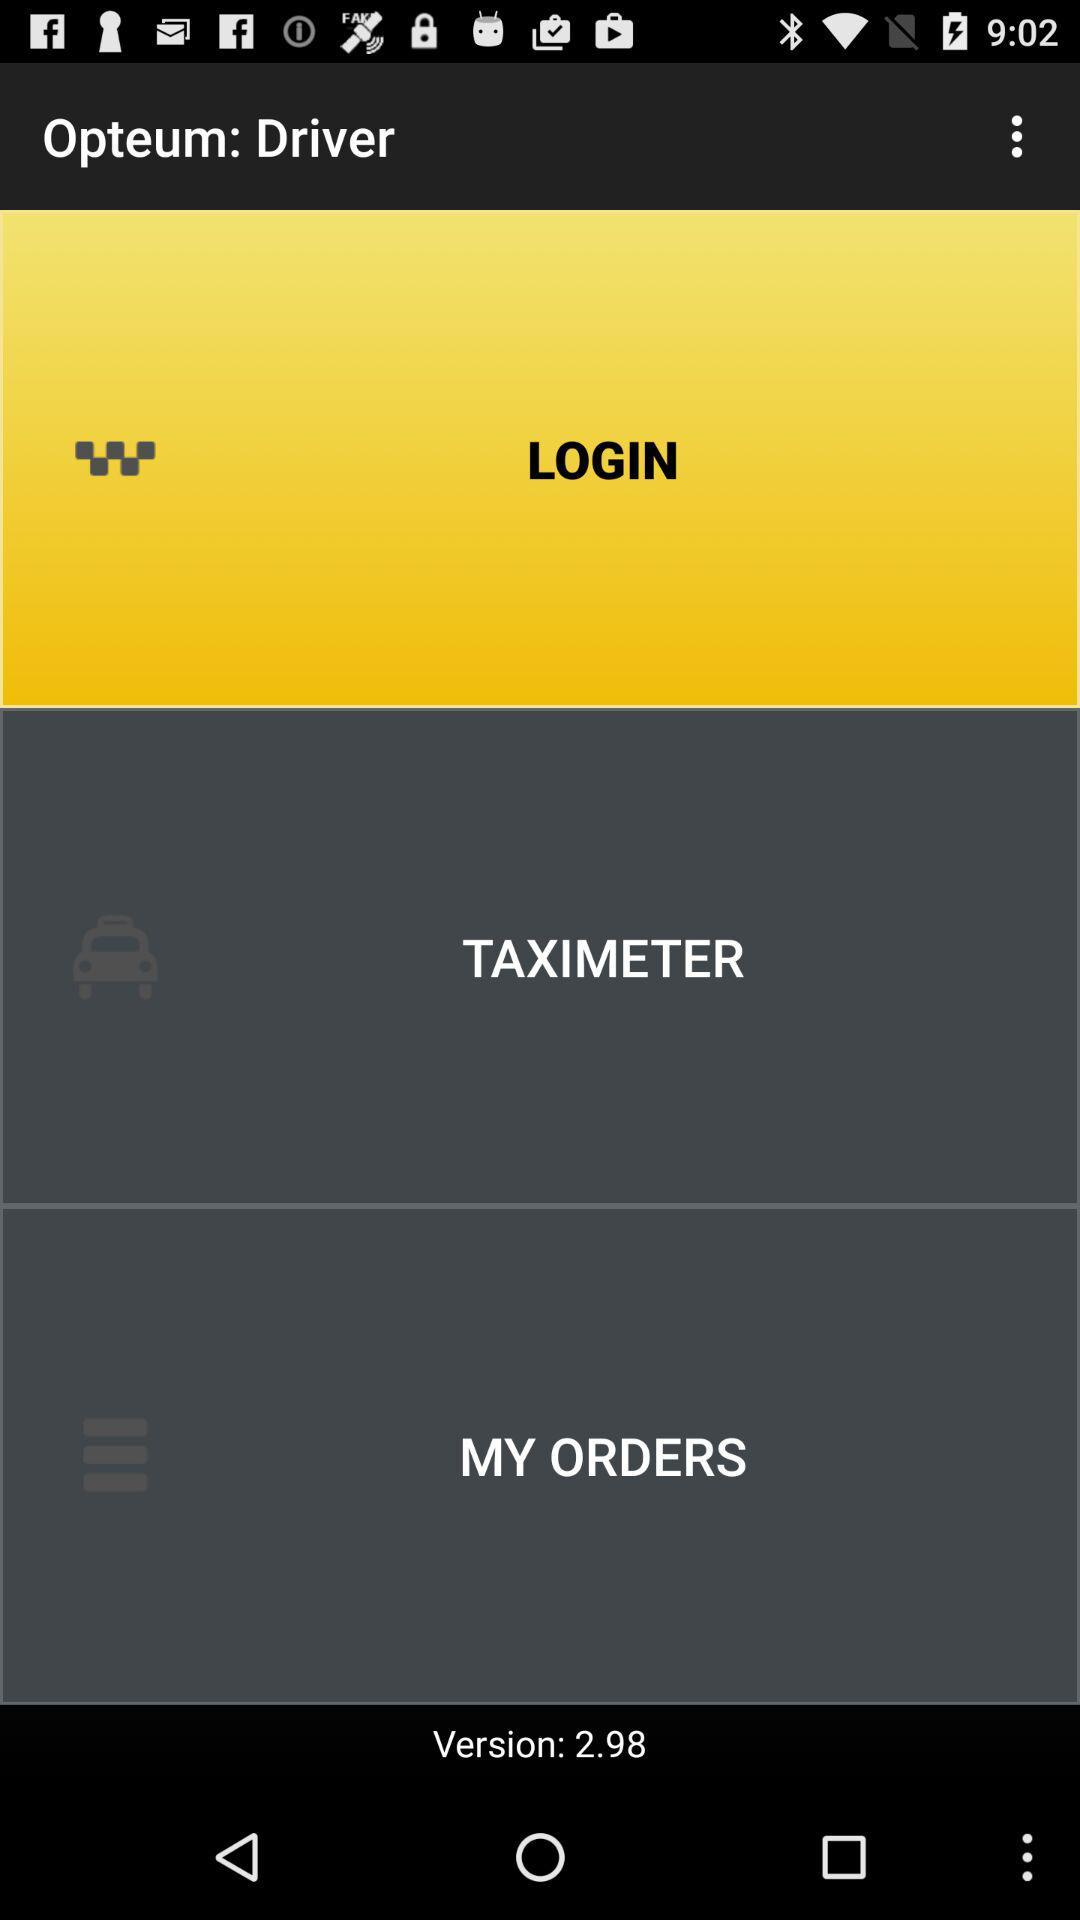 Image resolution: width=1080 pixels, height=1920 pixels. I want to click on item at the center, so click(540, 955).